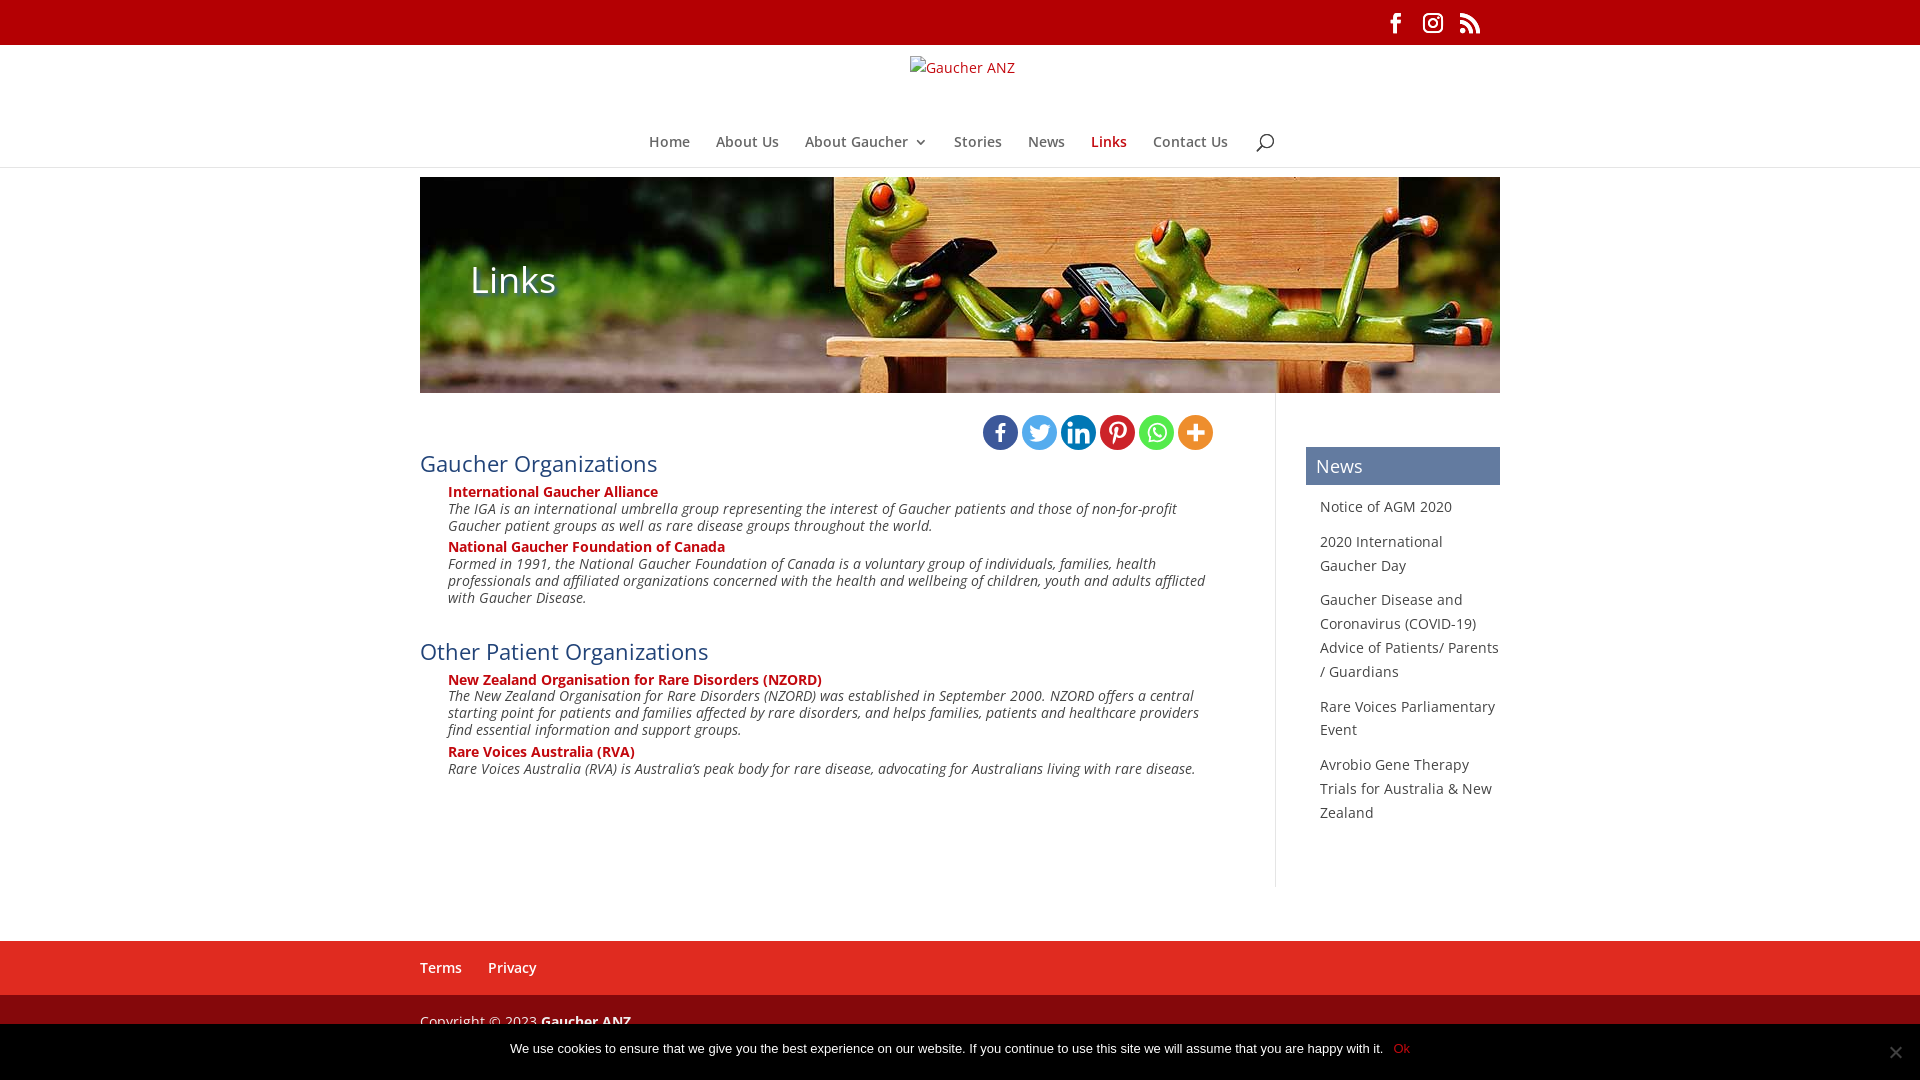 The image size is (1920, 1080). Describe the element at coordinates (585, 546) in the screenshot. I see `'National Gaucher Foundation of Canada'` at that location.